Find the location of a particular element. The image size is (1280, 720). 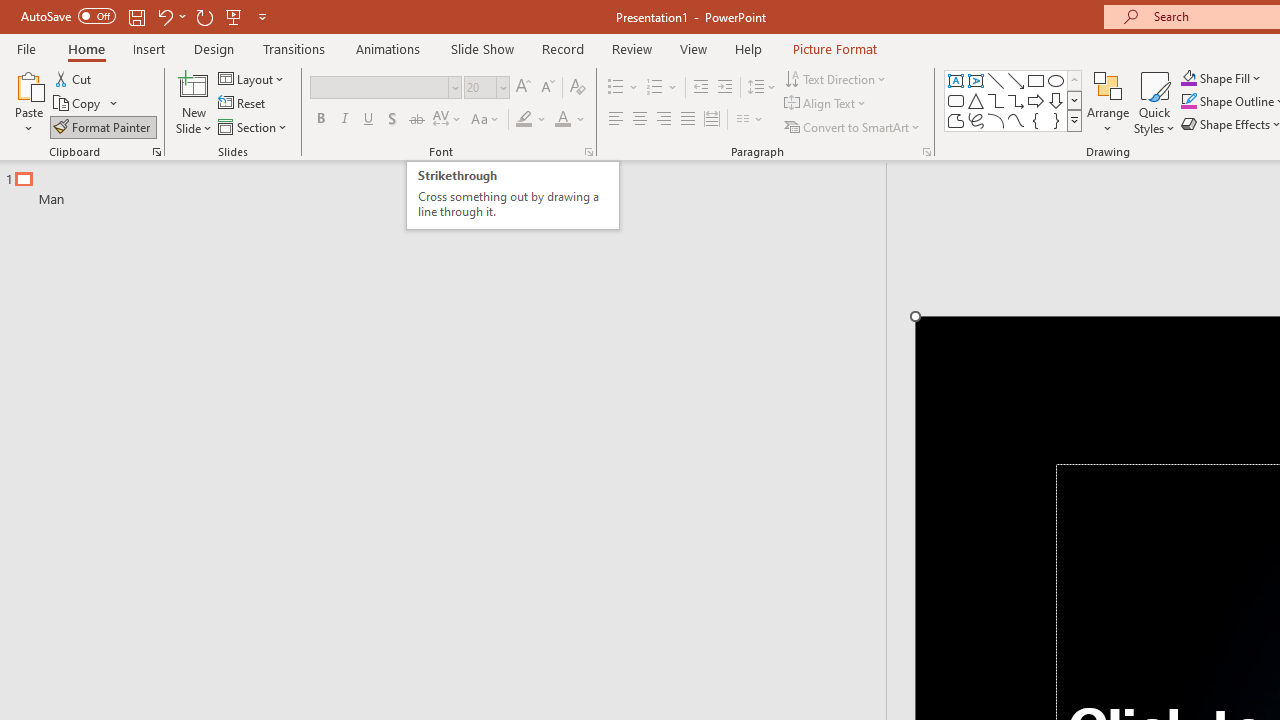

'Picture Format' is located at coordinates (835, 48).